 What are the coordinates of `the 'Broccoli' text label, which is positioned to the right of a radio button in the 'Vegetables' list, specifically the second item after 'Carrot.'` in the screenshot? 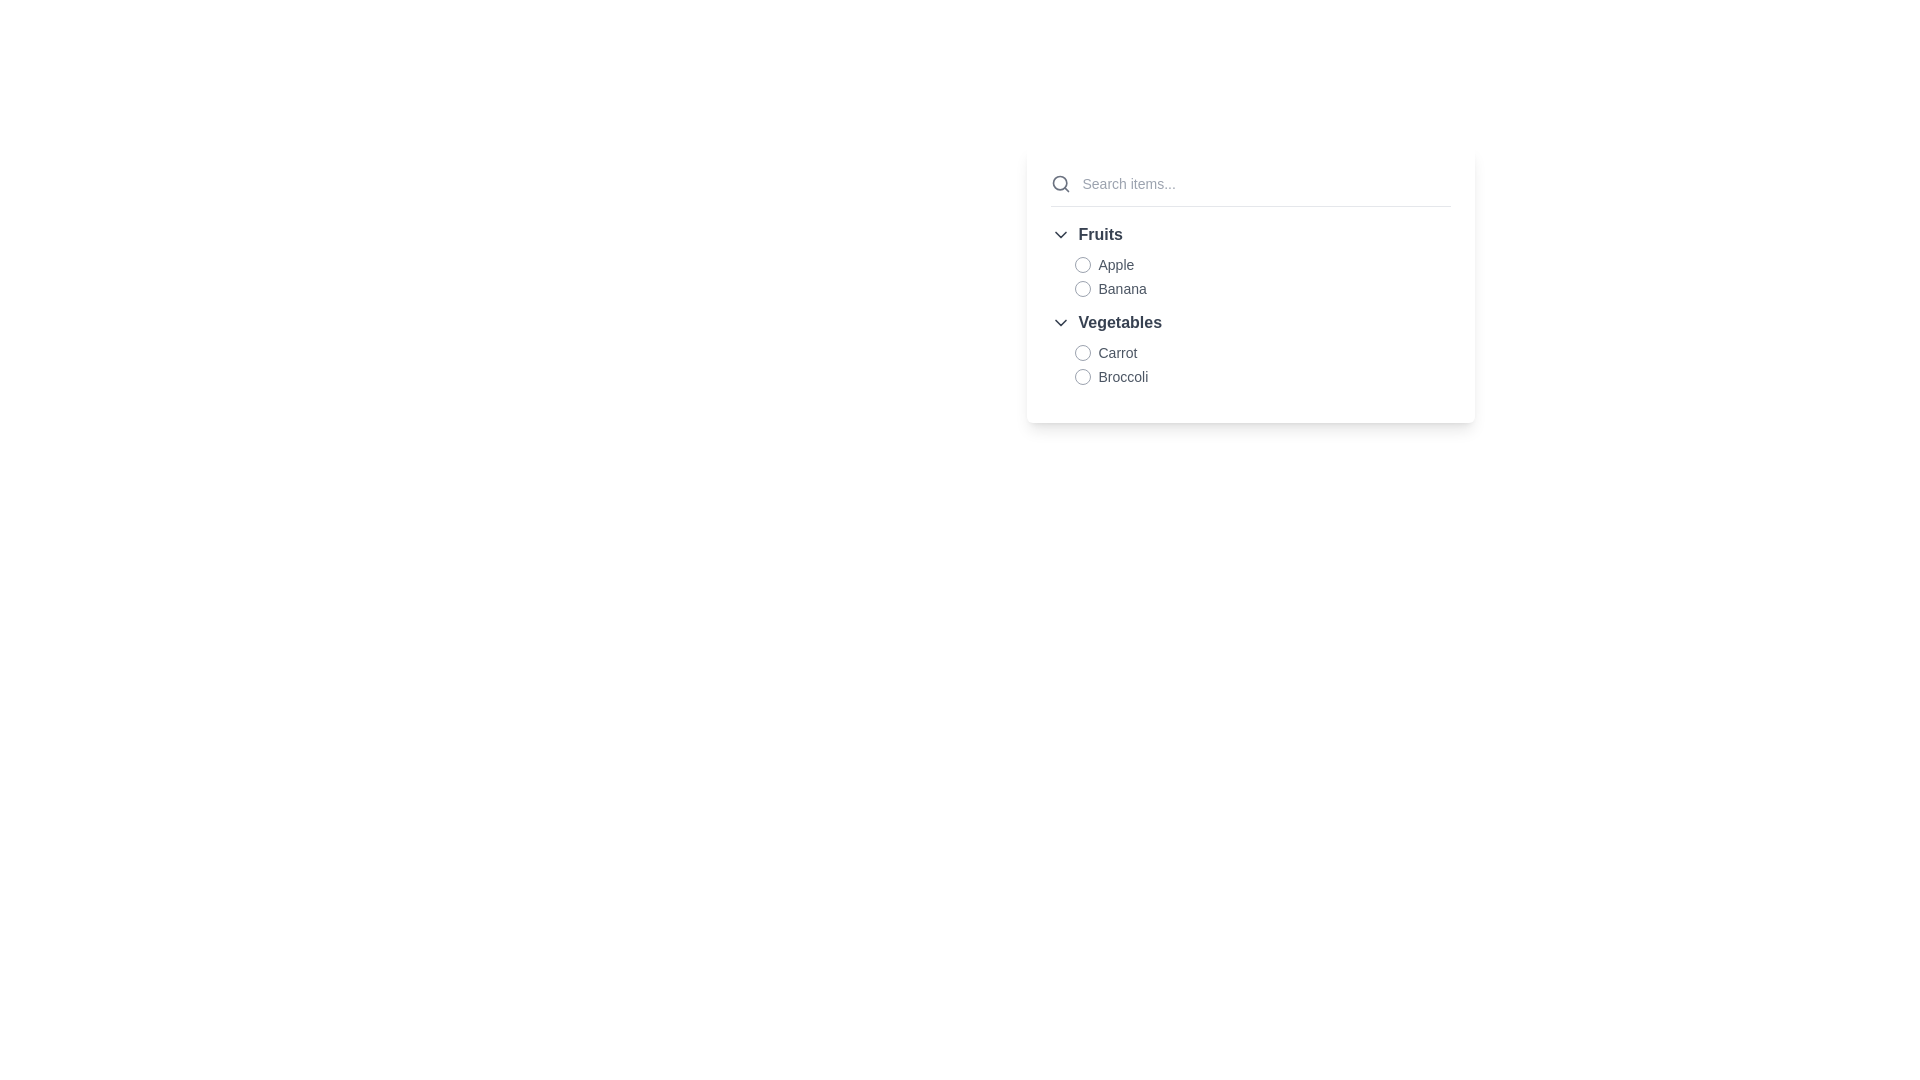 It's located at (1123, 377).